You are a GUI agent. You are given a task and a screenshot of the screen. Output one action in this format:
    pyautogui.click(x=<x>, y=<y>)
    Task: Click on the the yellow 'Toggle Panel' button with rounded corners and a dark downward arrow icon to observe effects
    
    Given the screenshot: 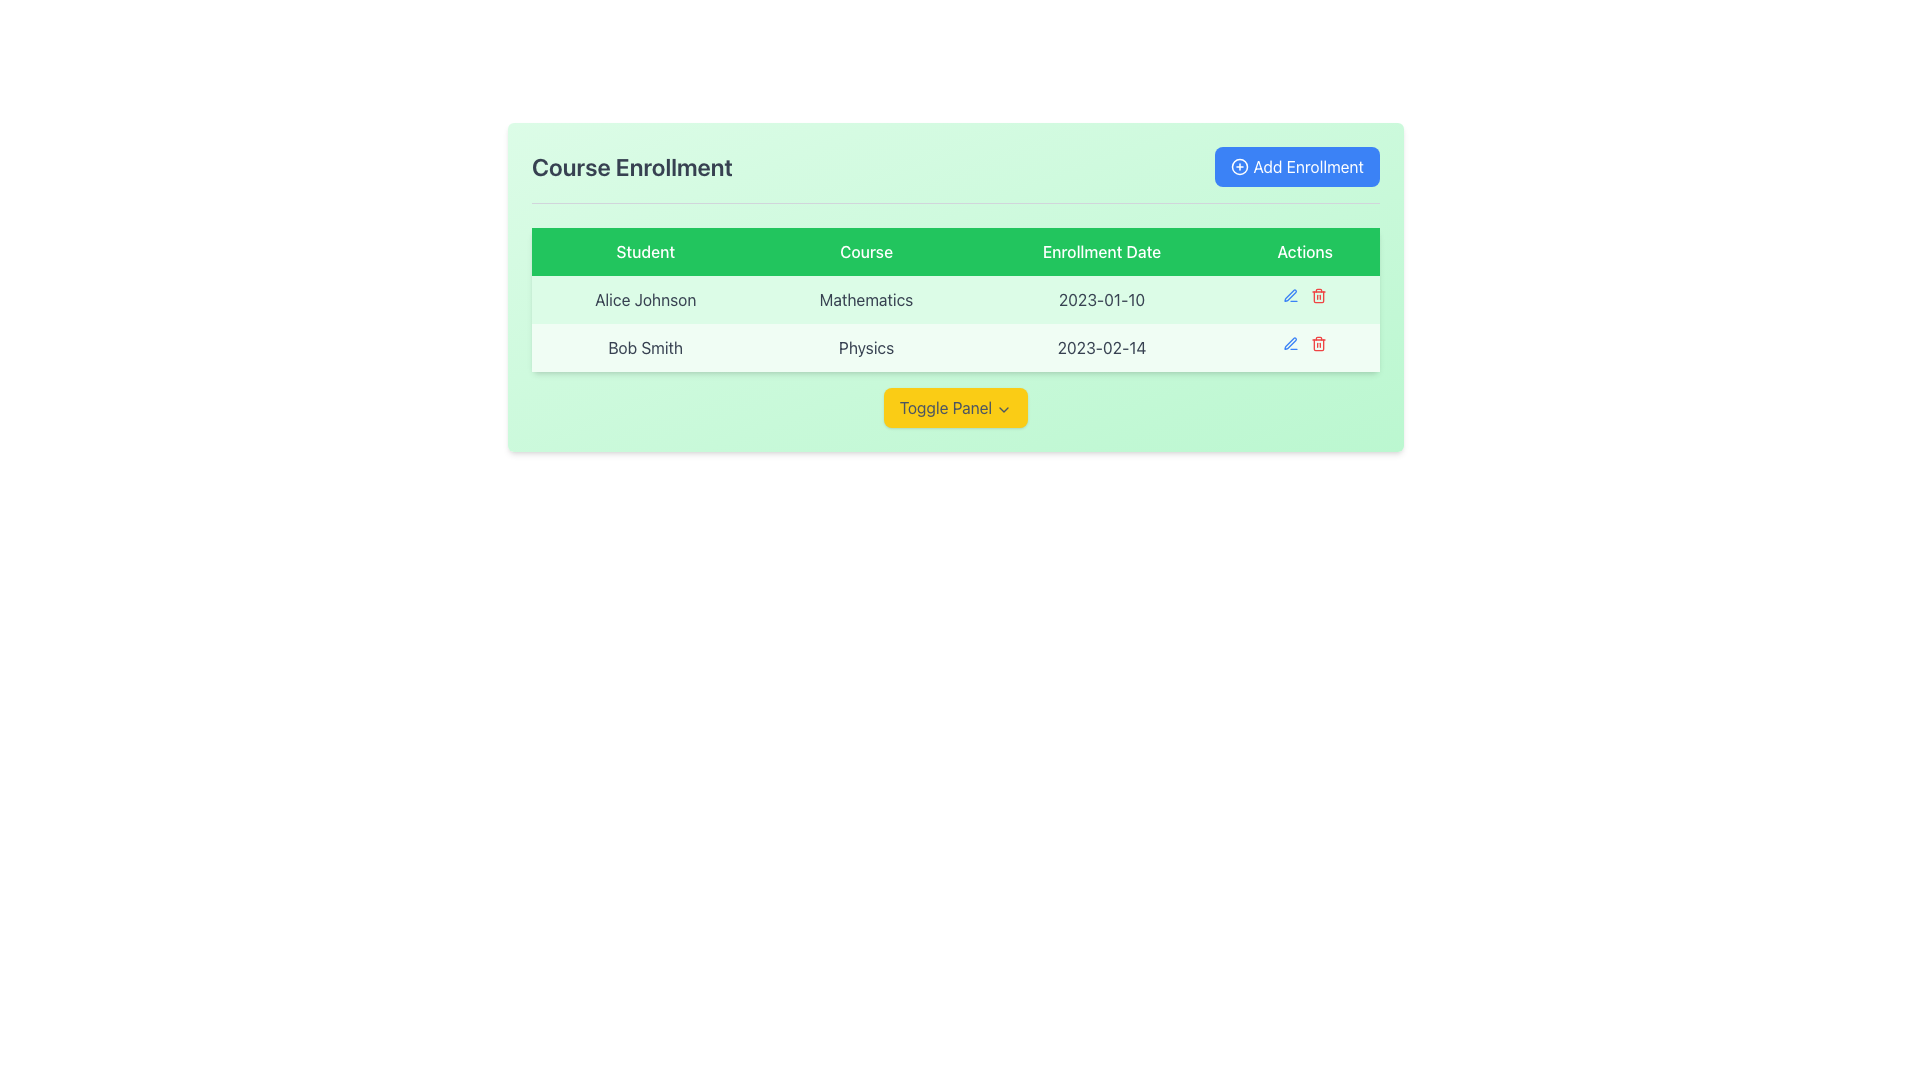 What is the action you would take?
    pyautogui.click(x=954, y=407)
    